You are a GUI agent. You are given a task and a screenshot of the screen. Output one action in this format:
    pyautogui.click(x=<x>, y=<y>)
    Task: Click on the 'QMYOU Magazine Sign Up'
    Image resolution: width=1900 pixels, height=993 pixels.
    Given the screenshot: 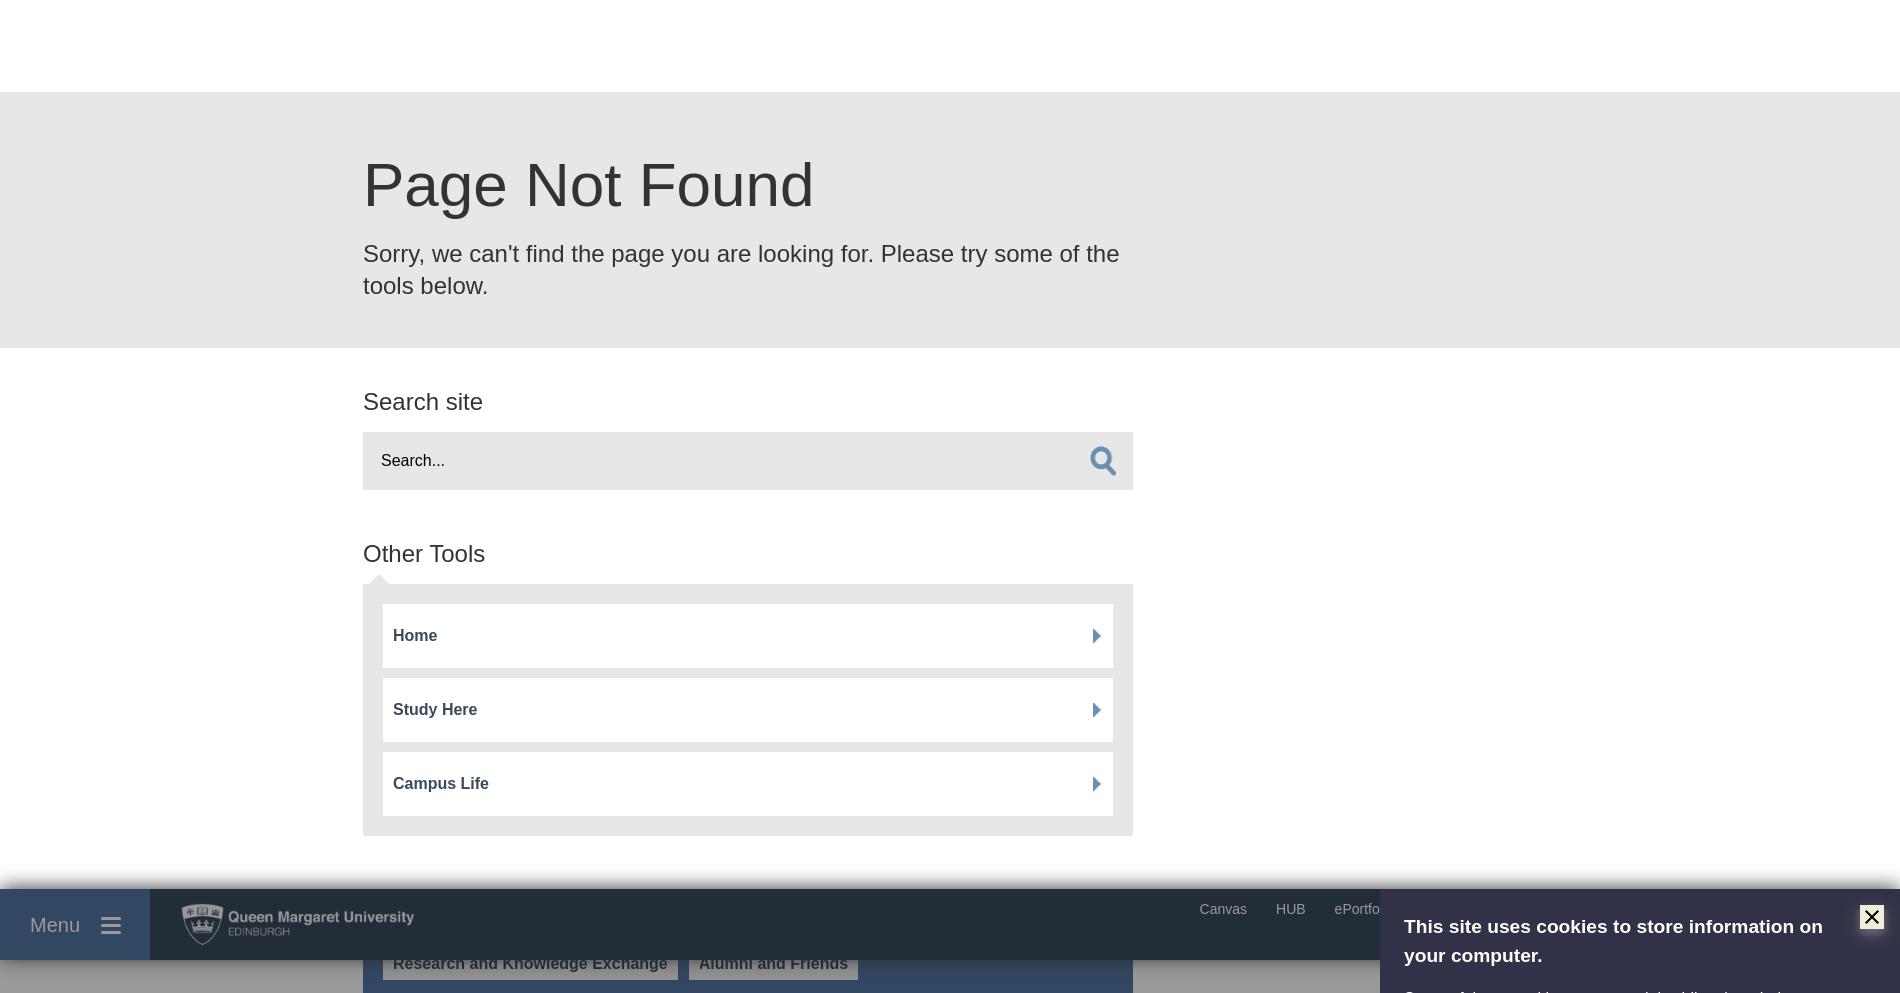 What is the action you would take?
    pyautogui.click(x=1253, y=920)
    